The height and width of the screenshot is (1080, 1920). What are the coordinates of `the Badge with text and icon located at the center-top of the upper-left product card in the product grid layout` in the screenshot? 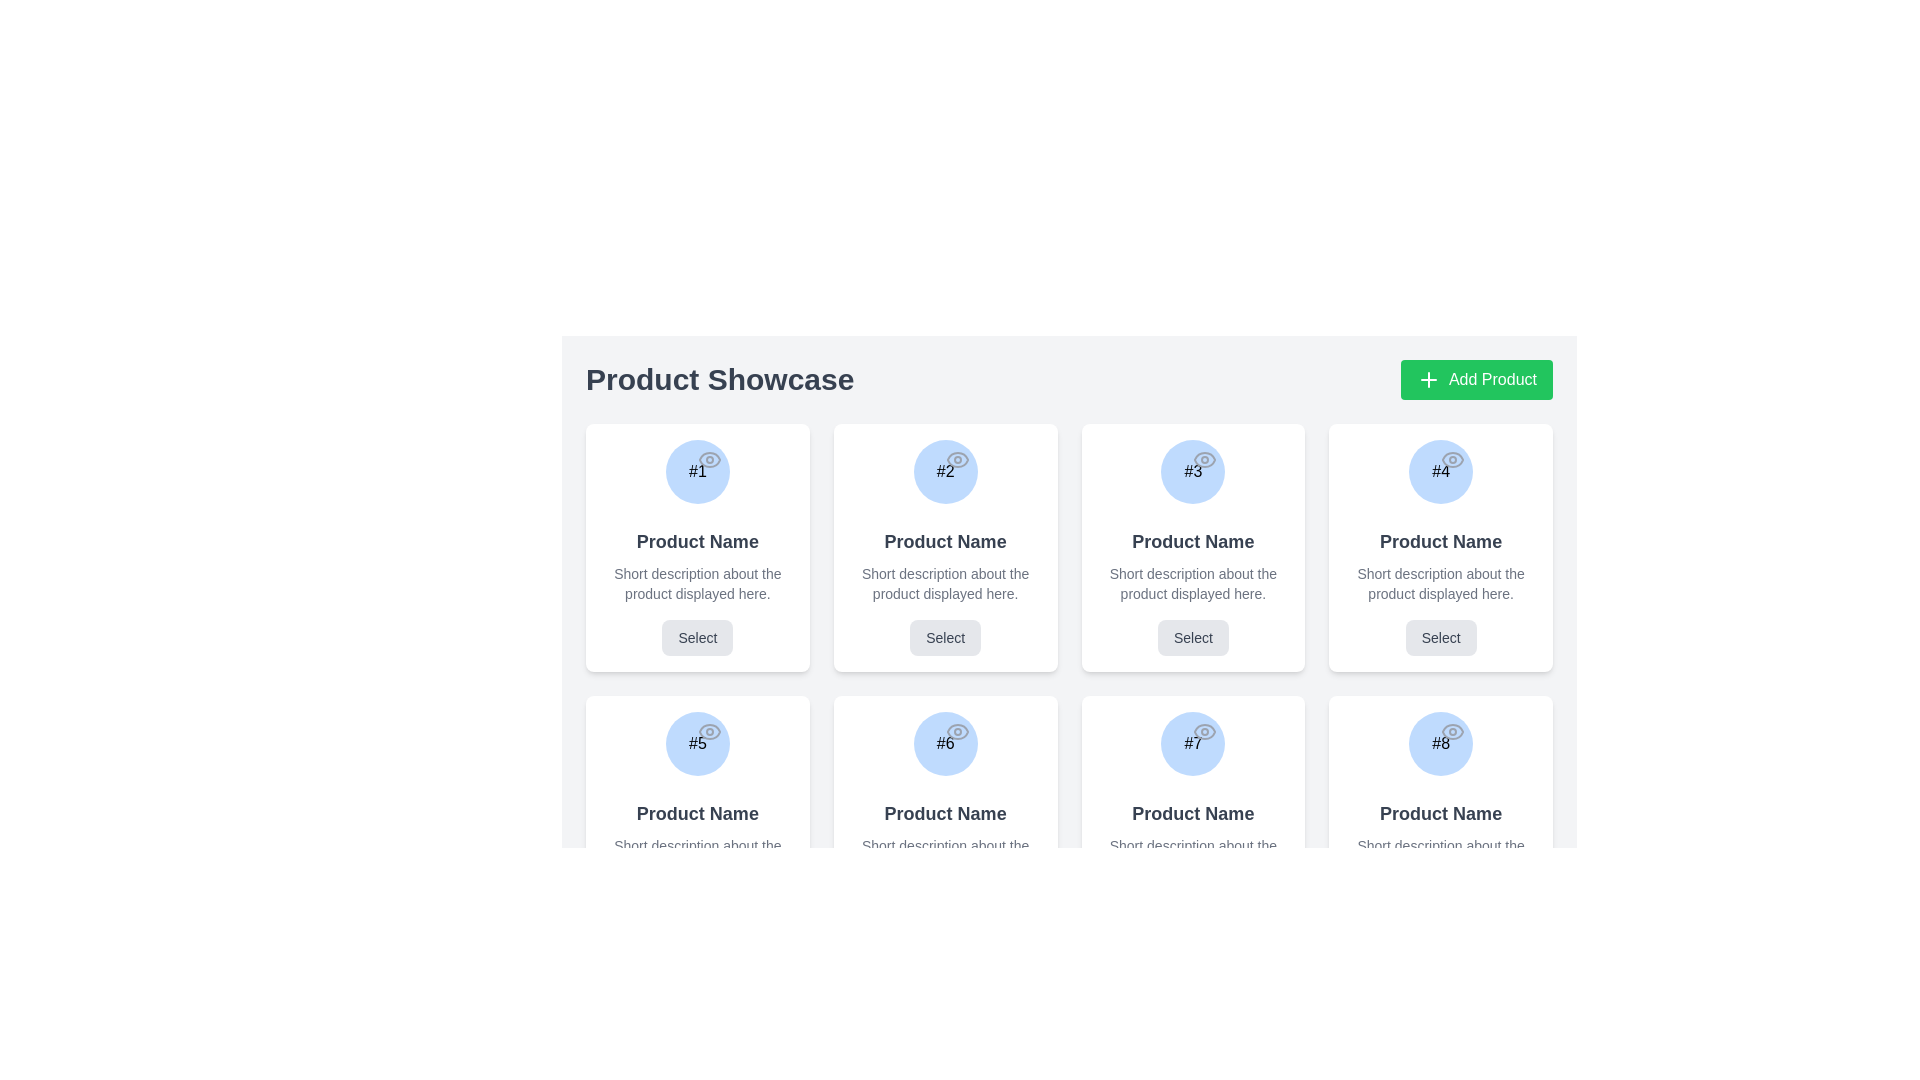 It's located at (697, 471).